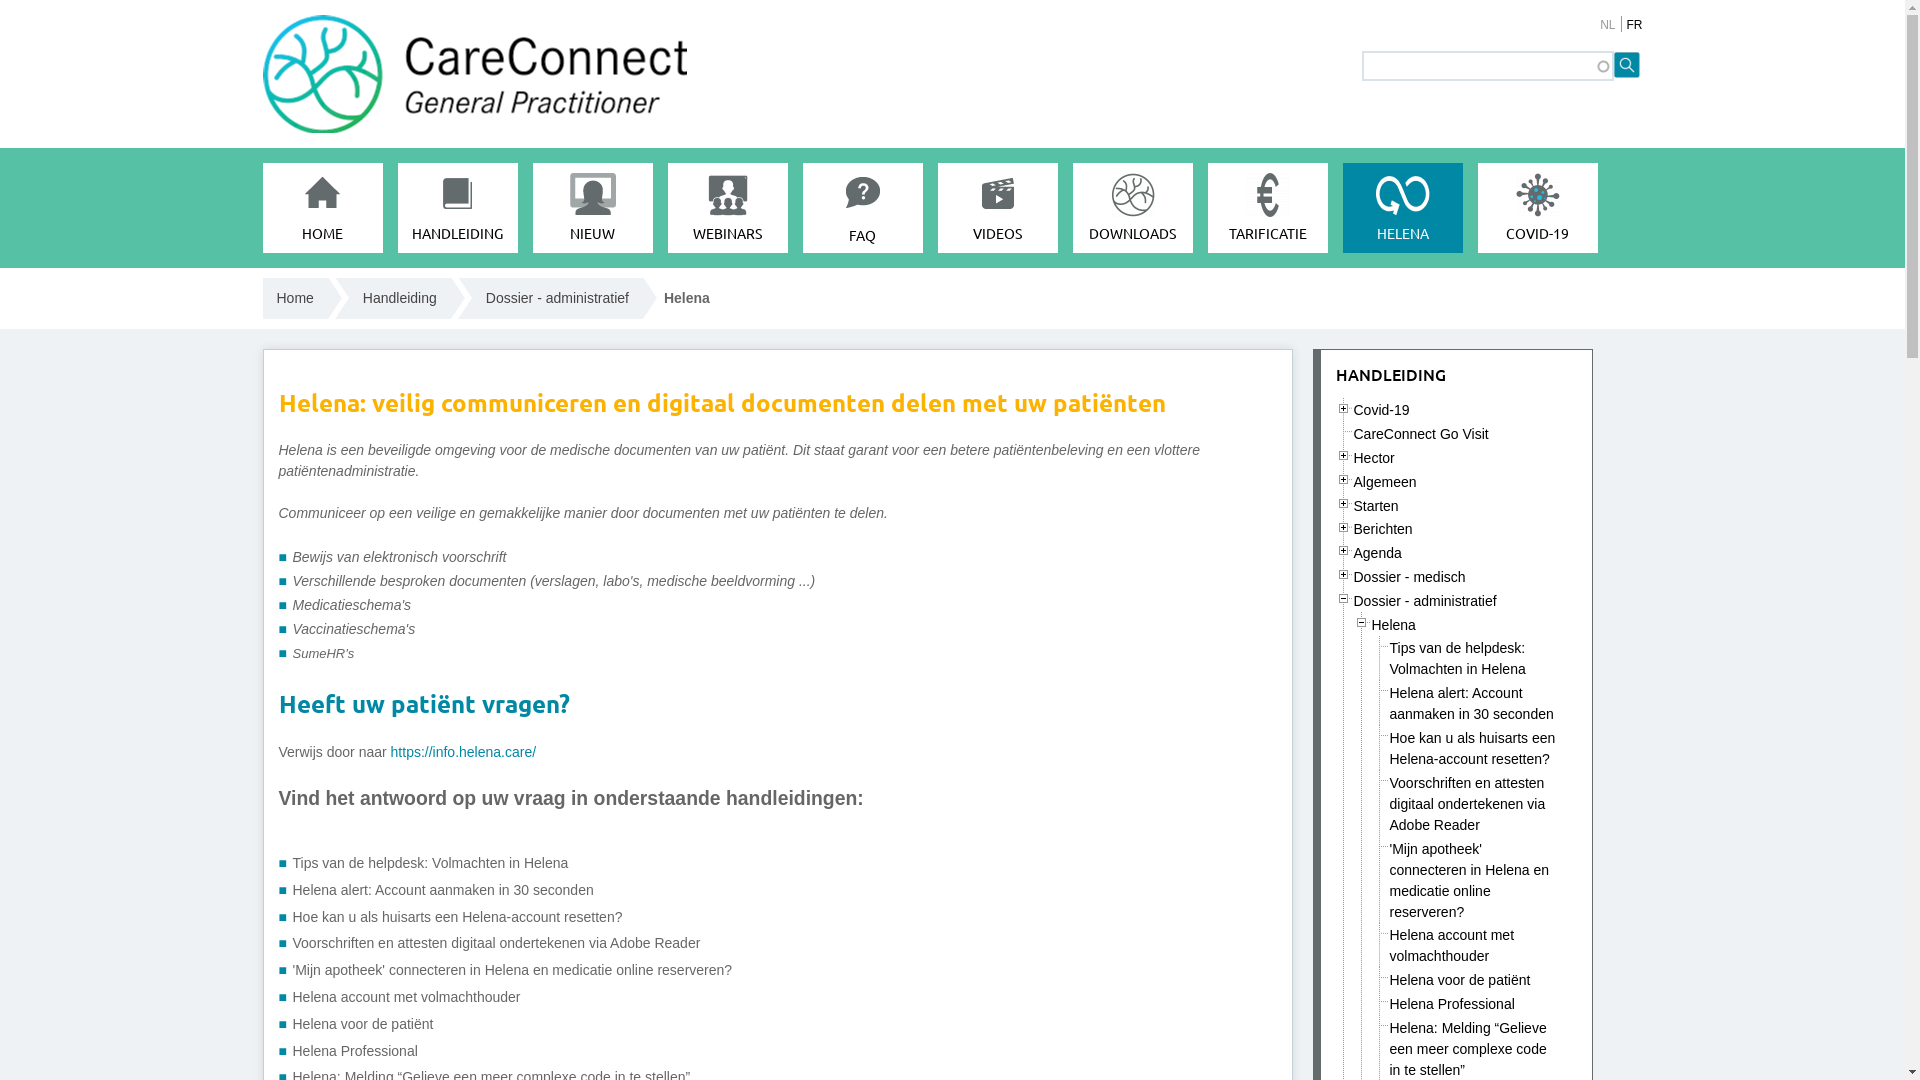 Image resolution: width=1920 pixels, height=1080 pixels. I want to click on 'Tips van de helpdesk: Volmachten in Helena', so click(1389, 658).